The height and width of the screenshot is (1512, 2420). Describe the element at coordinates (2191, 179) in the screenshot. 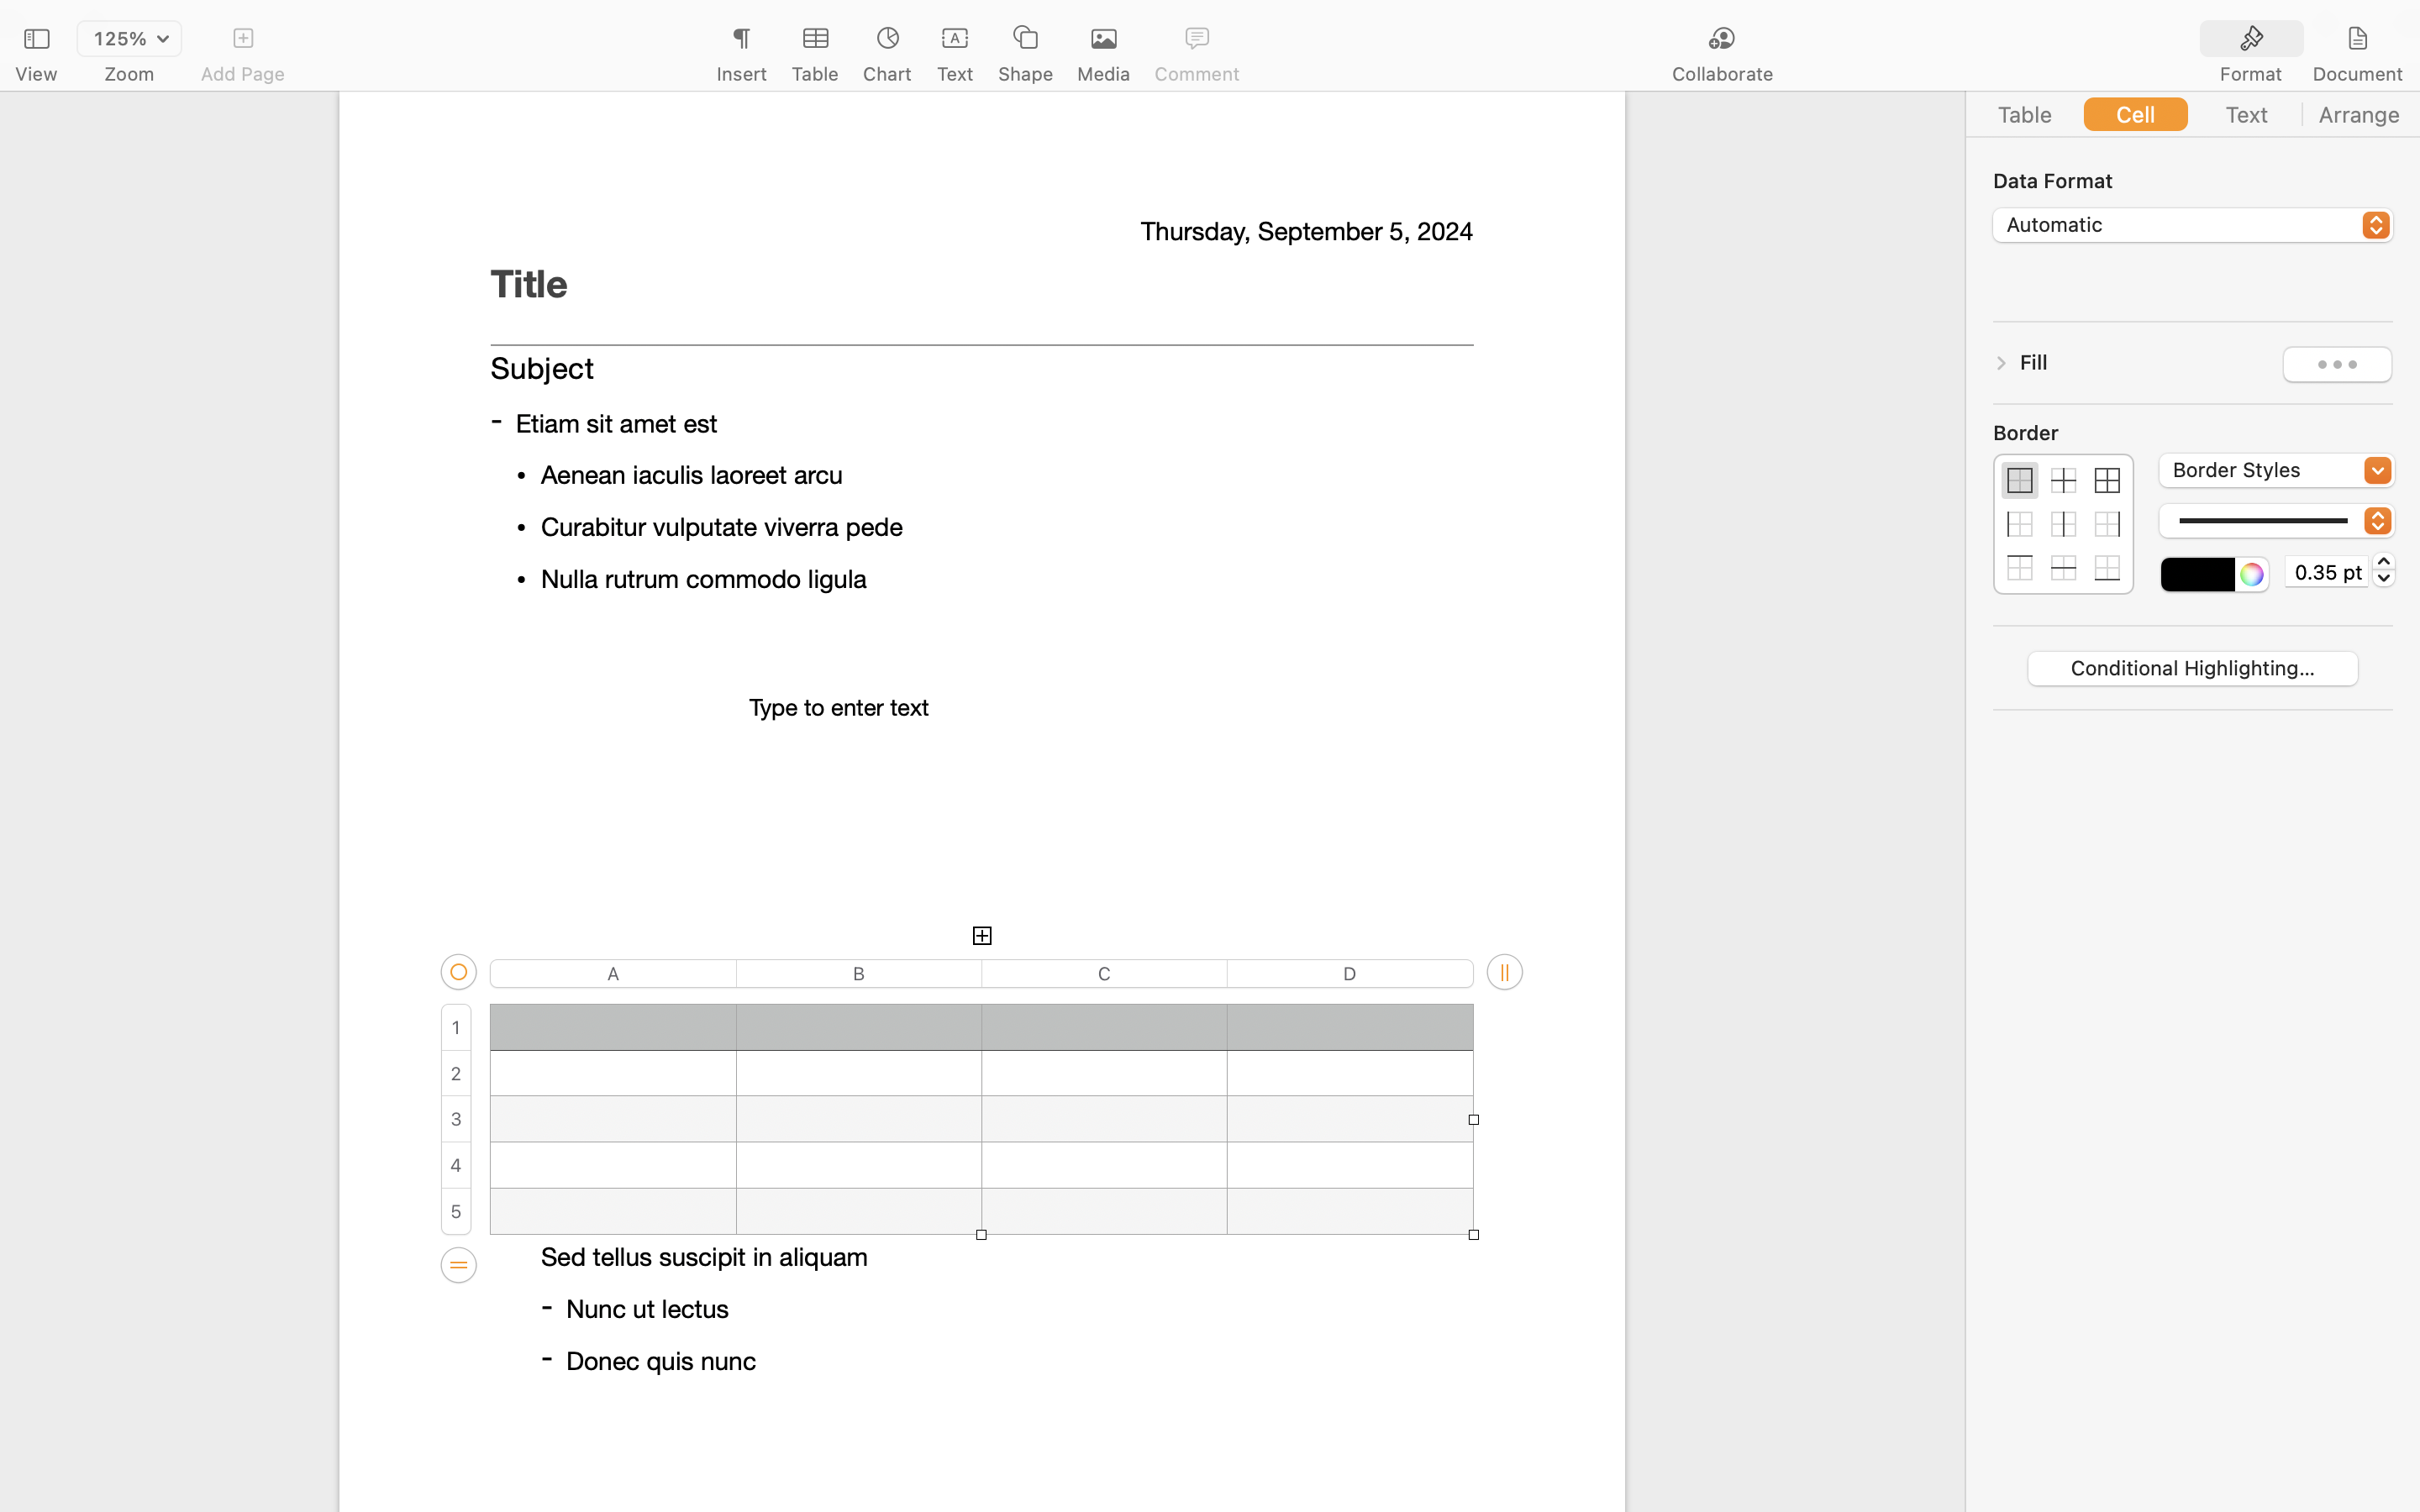

I see `'Data Format'` at that location.